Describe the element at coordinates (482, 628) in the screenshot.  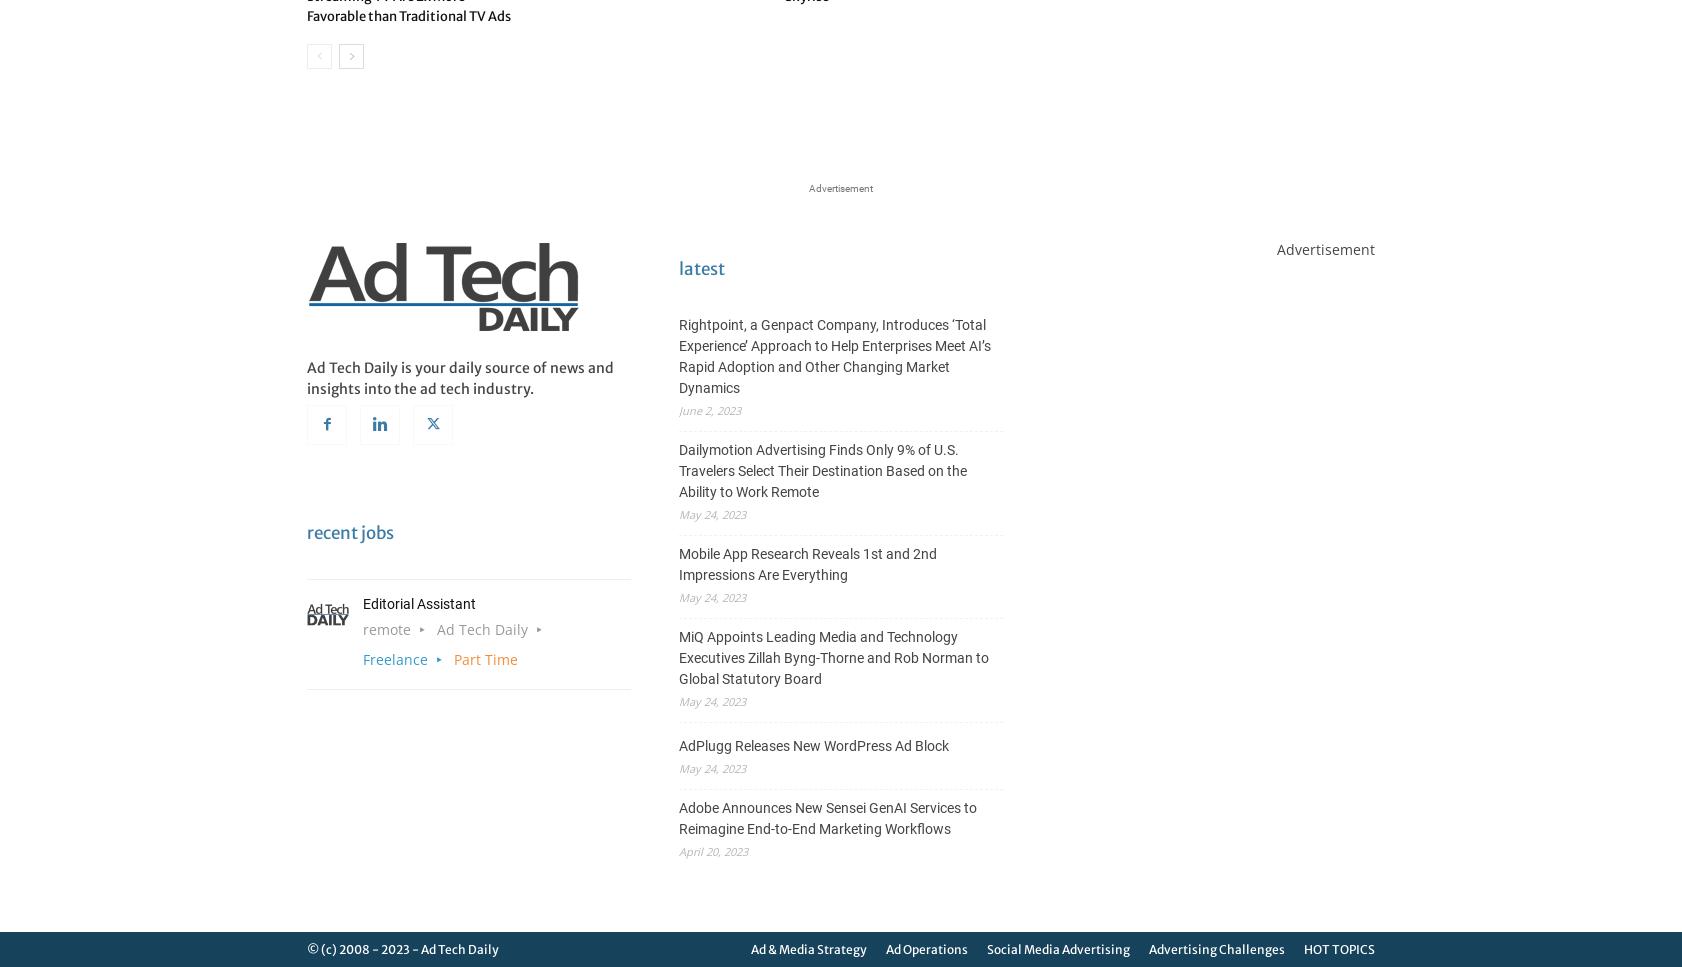
I see `'Ad Tech Daily'` at that location.